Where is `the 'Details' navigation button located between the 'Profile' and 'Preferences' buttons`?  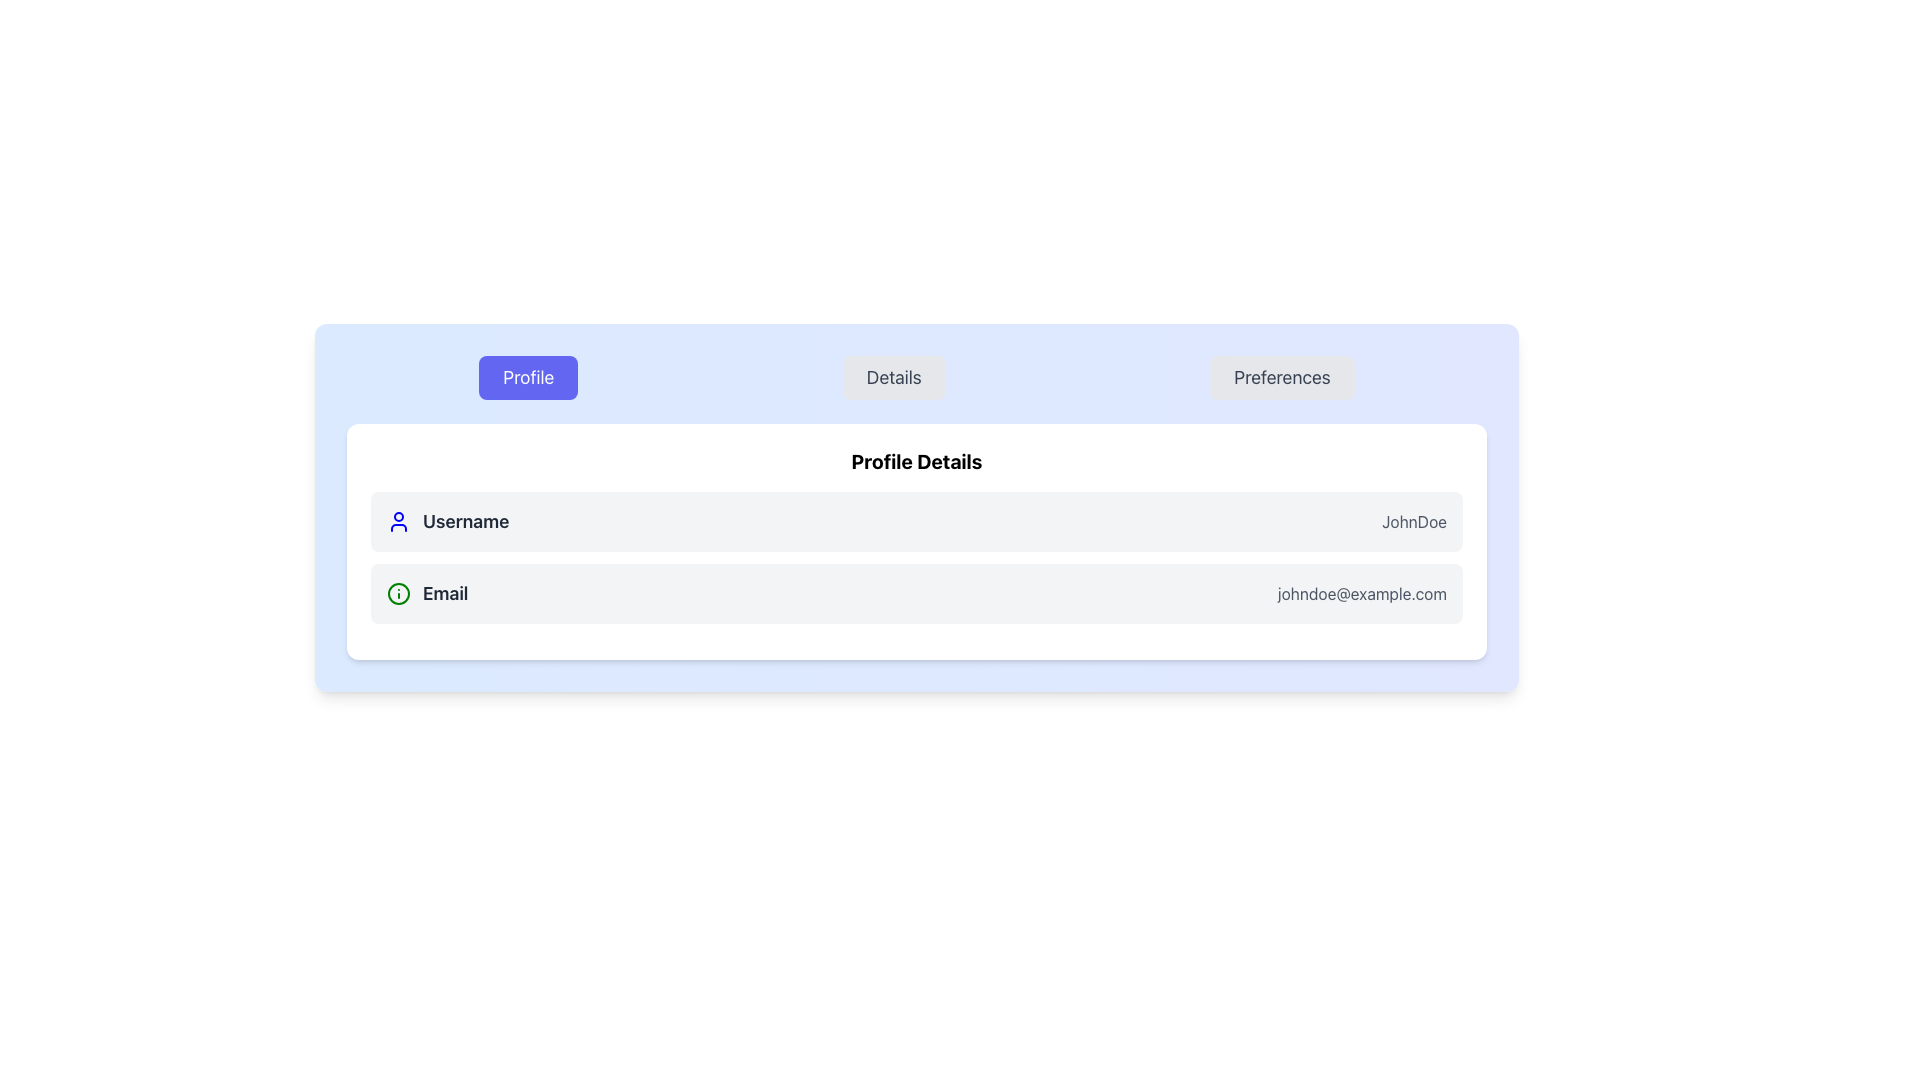
the 'Details' navigation button located between the 'Profile' and 'Preferences' buttons is located at coordinates (893, 378).